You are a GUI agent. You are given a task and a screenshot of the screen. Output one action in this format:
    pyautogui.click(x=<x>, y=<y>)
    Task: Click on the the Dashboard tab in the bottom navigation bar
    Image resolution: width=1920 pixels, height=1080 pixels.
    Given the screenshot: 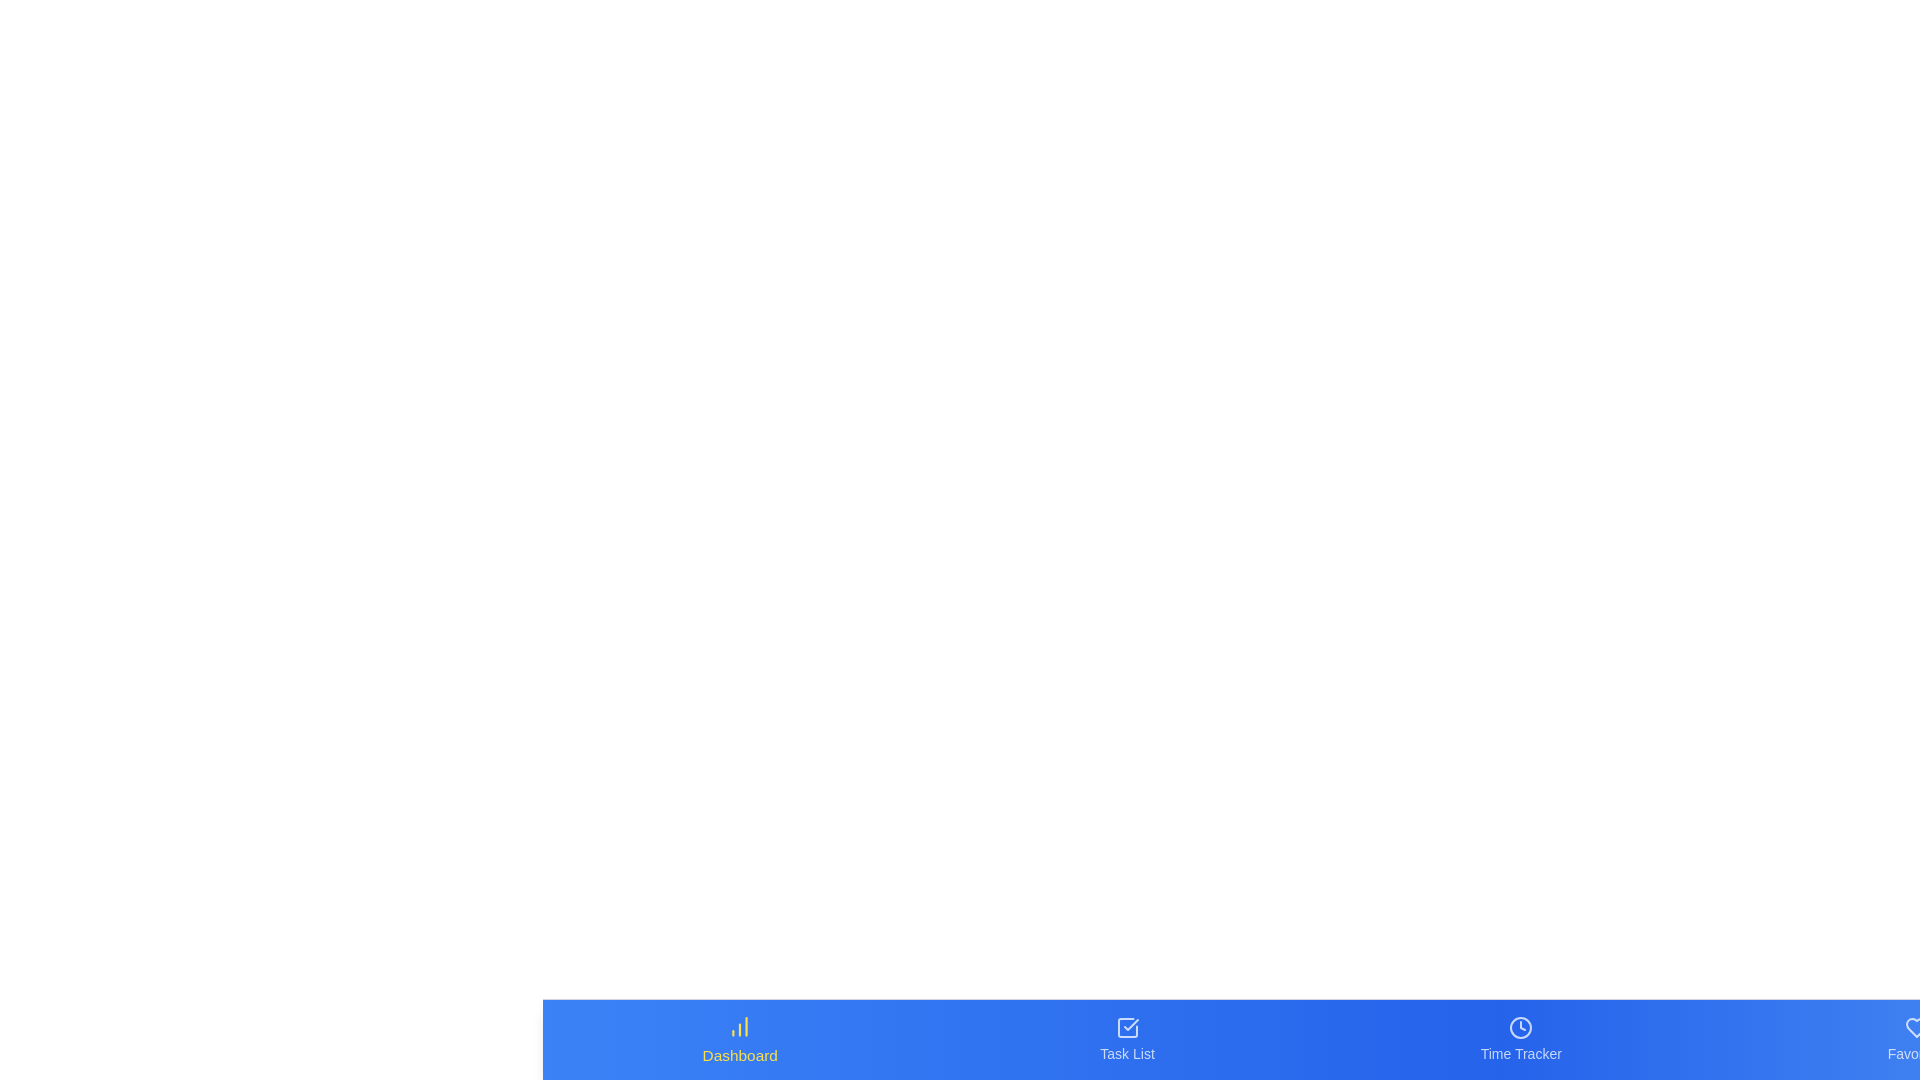 What is the action you would take?
    pyautogui.click(x=738, y=1039)
    